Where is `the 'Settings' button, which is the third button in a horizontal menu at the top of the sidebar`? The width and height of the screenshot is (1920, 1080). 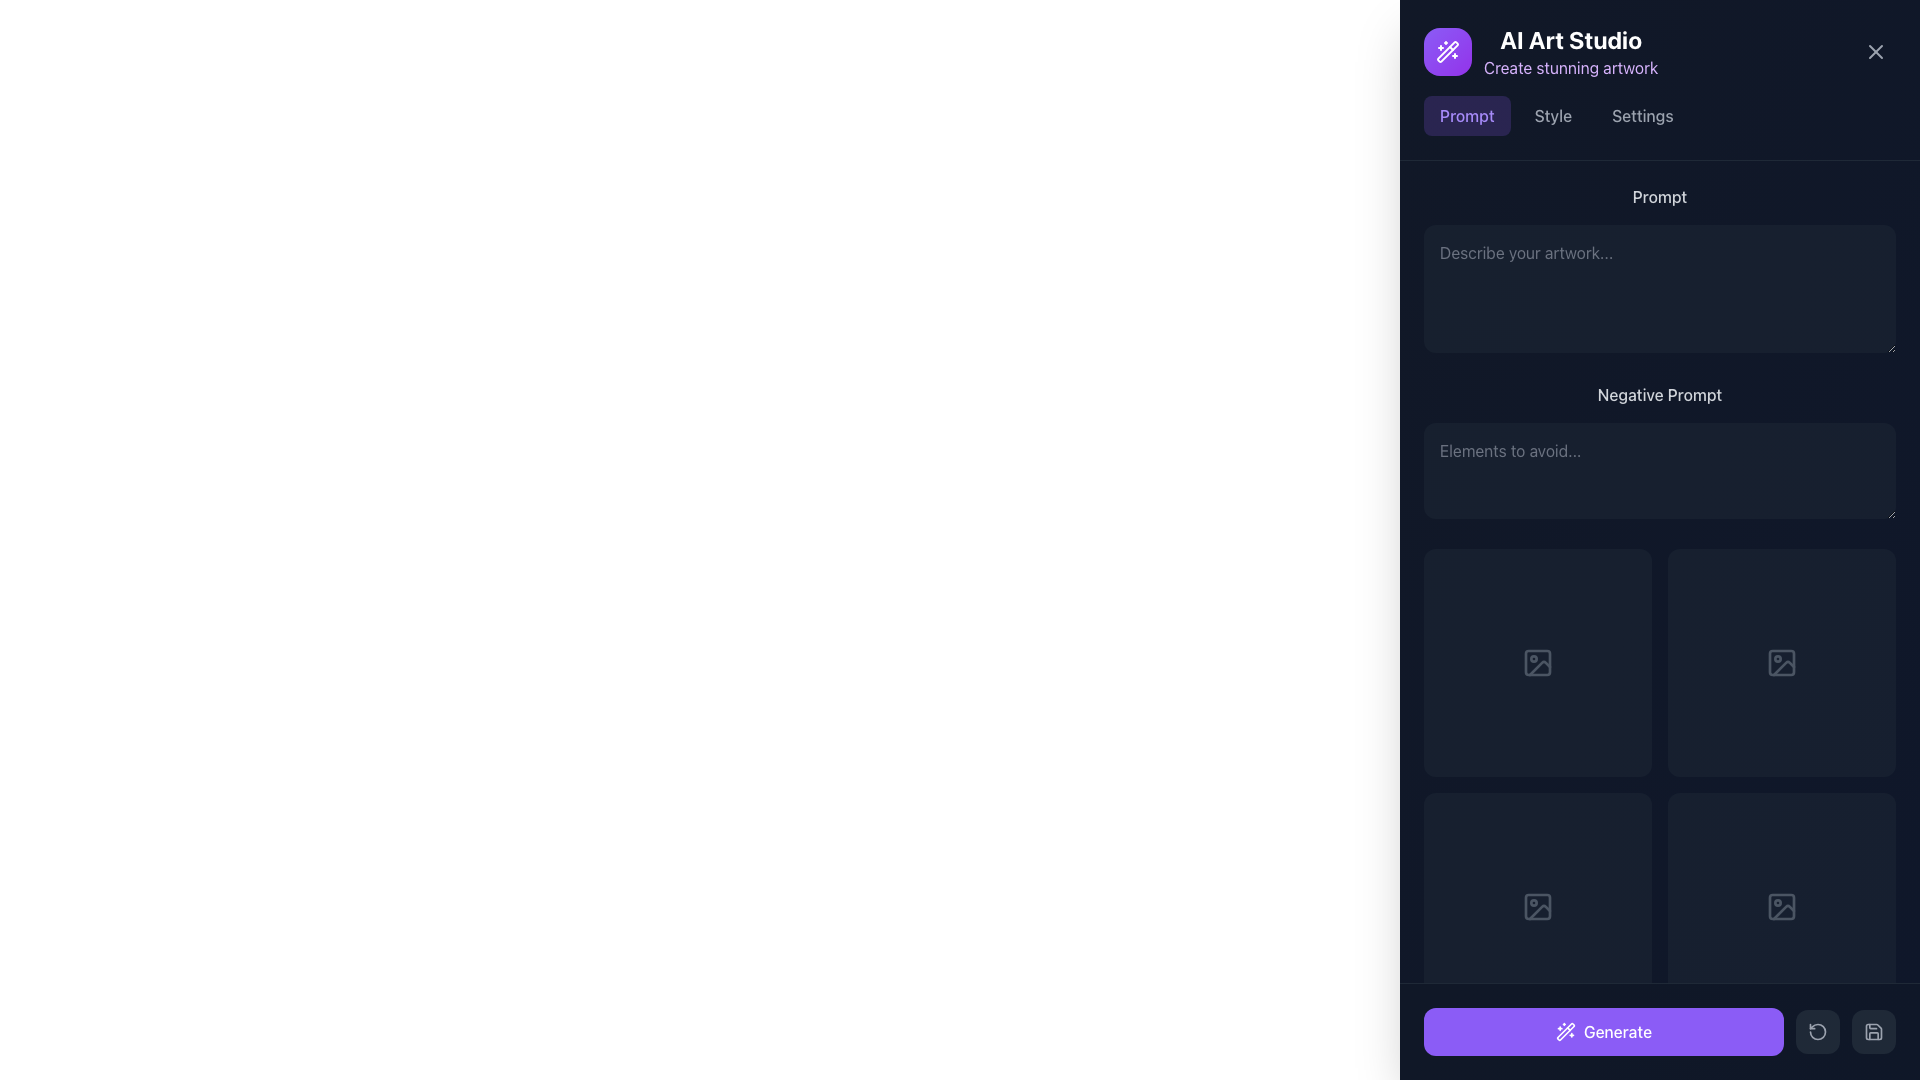 the 'Settings' button, which is the third button in a horizontal menu at the top of the sidebar is located at coordinates (1642, 115).